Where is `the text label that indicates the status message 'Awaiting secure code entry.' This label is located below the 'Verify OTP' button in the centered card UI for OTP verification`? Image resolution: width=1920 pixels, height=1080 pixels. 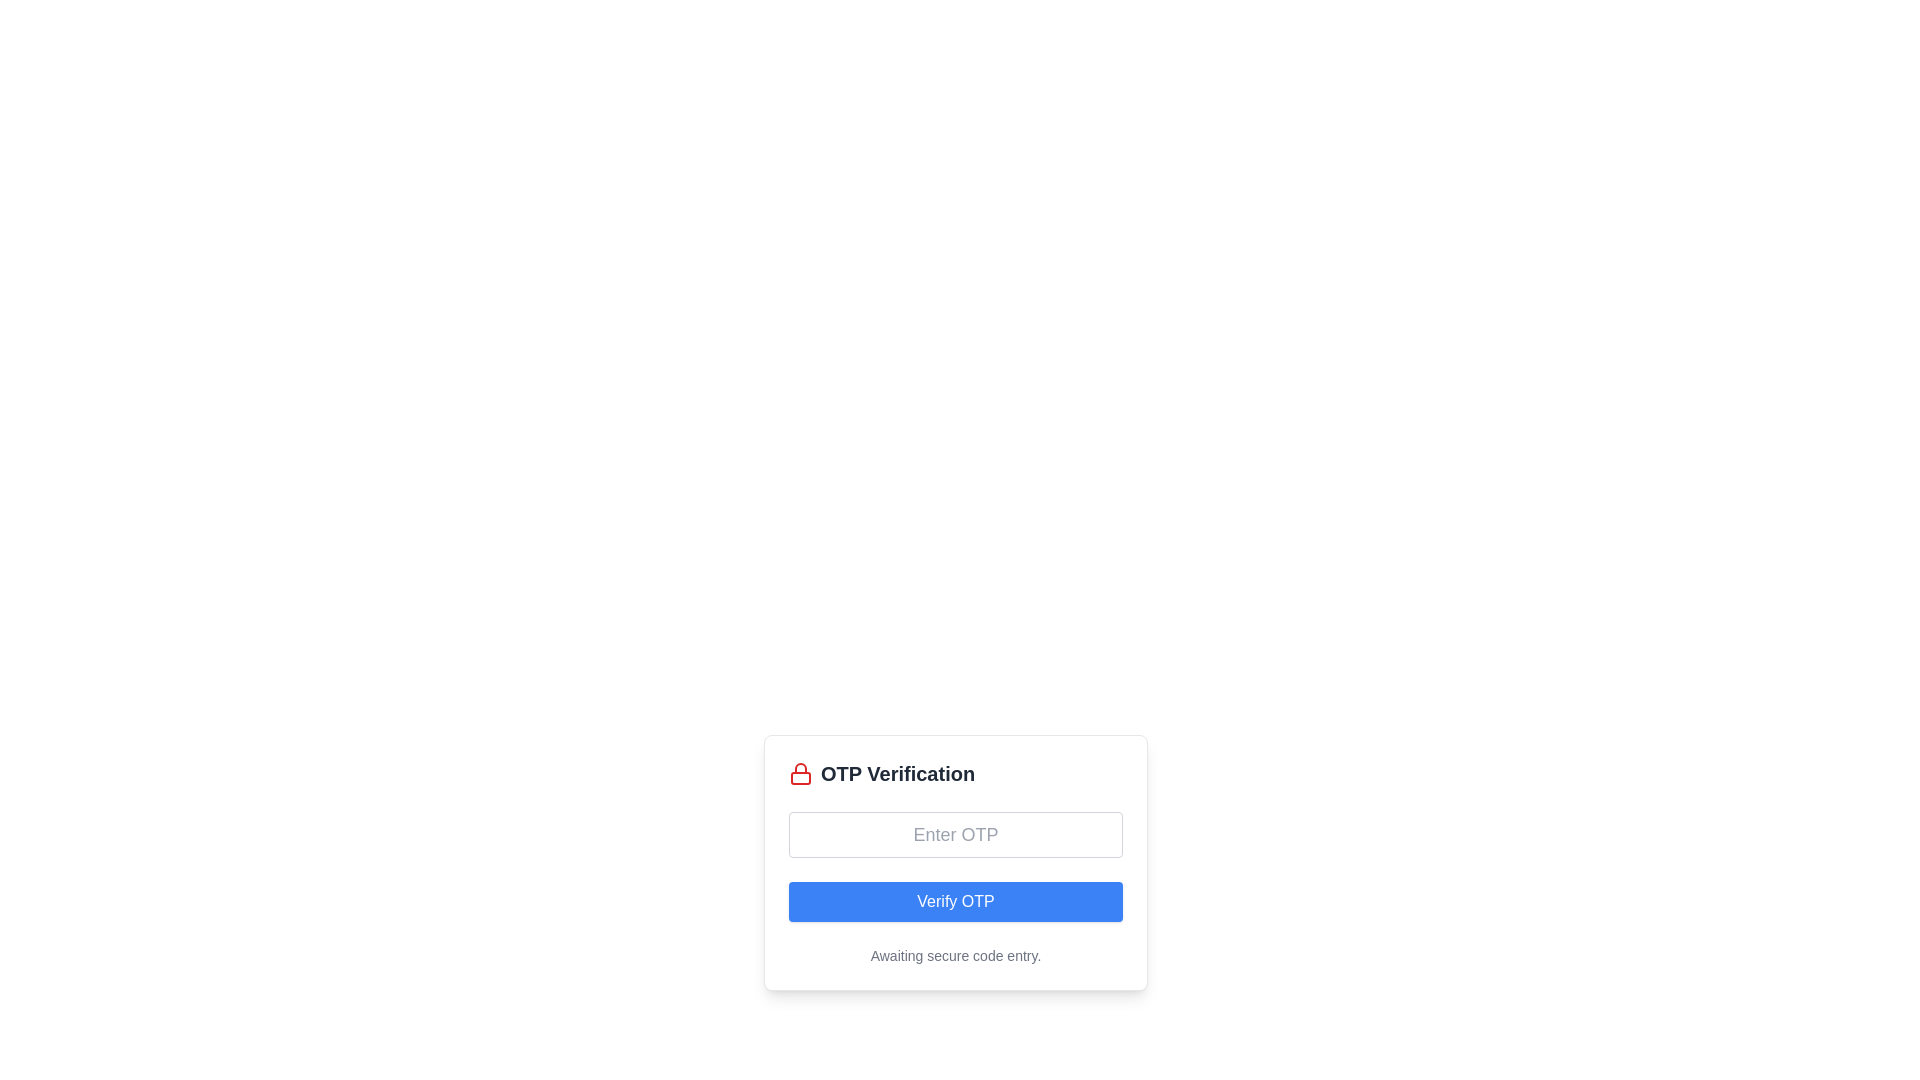
the text label that indicates the status message 'Awaiting secure code entry.' This label is located below the 'Verify OTP' button in the centered card UI for OTP verification is located at coordinates (954, 955).